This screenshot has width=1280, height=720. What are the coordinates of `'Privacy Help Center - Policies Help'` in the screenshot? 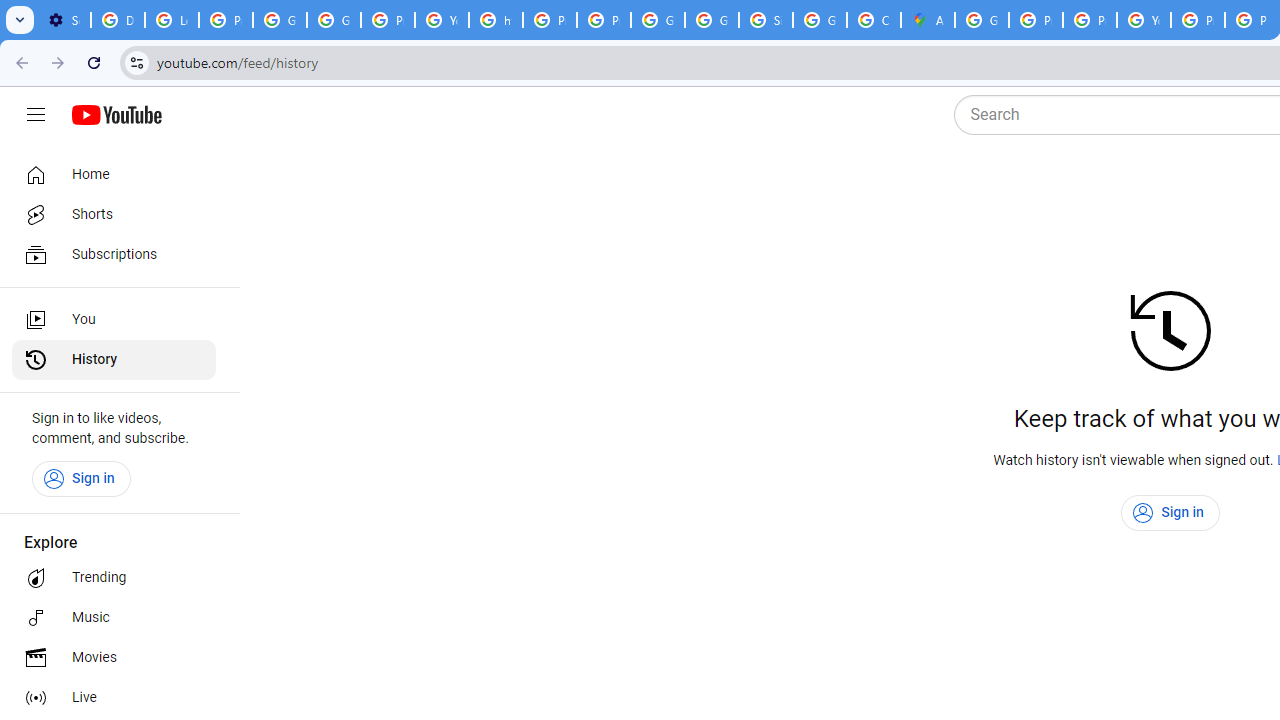 It's located at (1036, 20).